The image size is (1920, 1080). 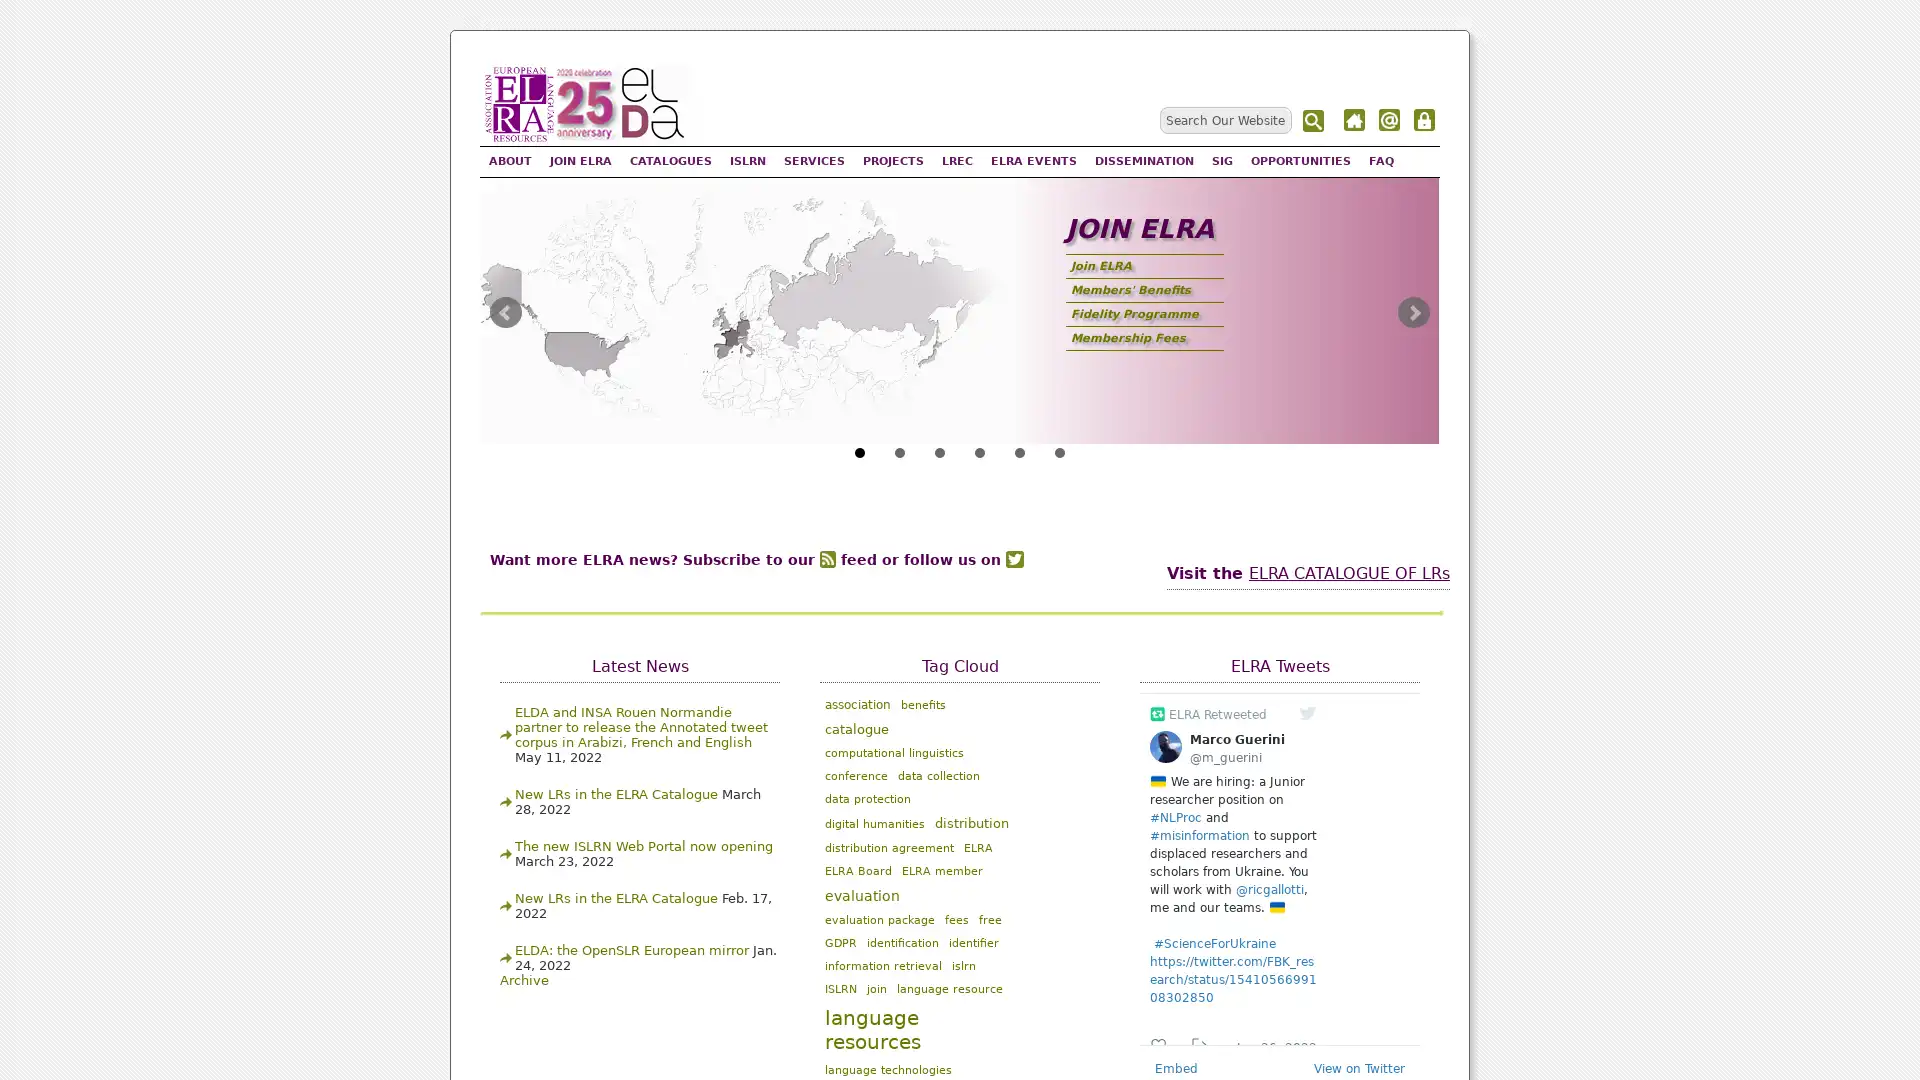 I want to click on search, so click(x=1315, y=121).